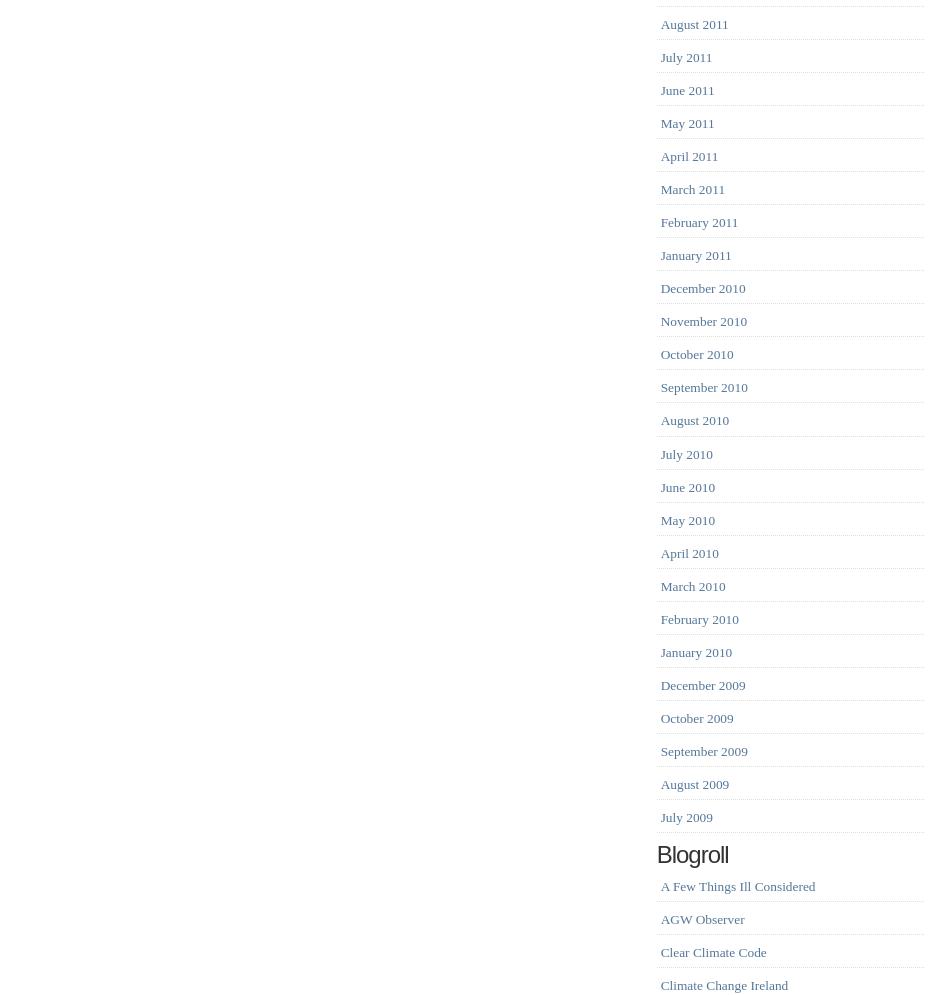  What do you see at coordinates (691, 189) in the screenshot?
I see `'March 2011'` at bounding box center [691, 189].